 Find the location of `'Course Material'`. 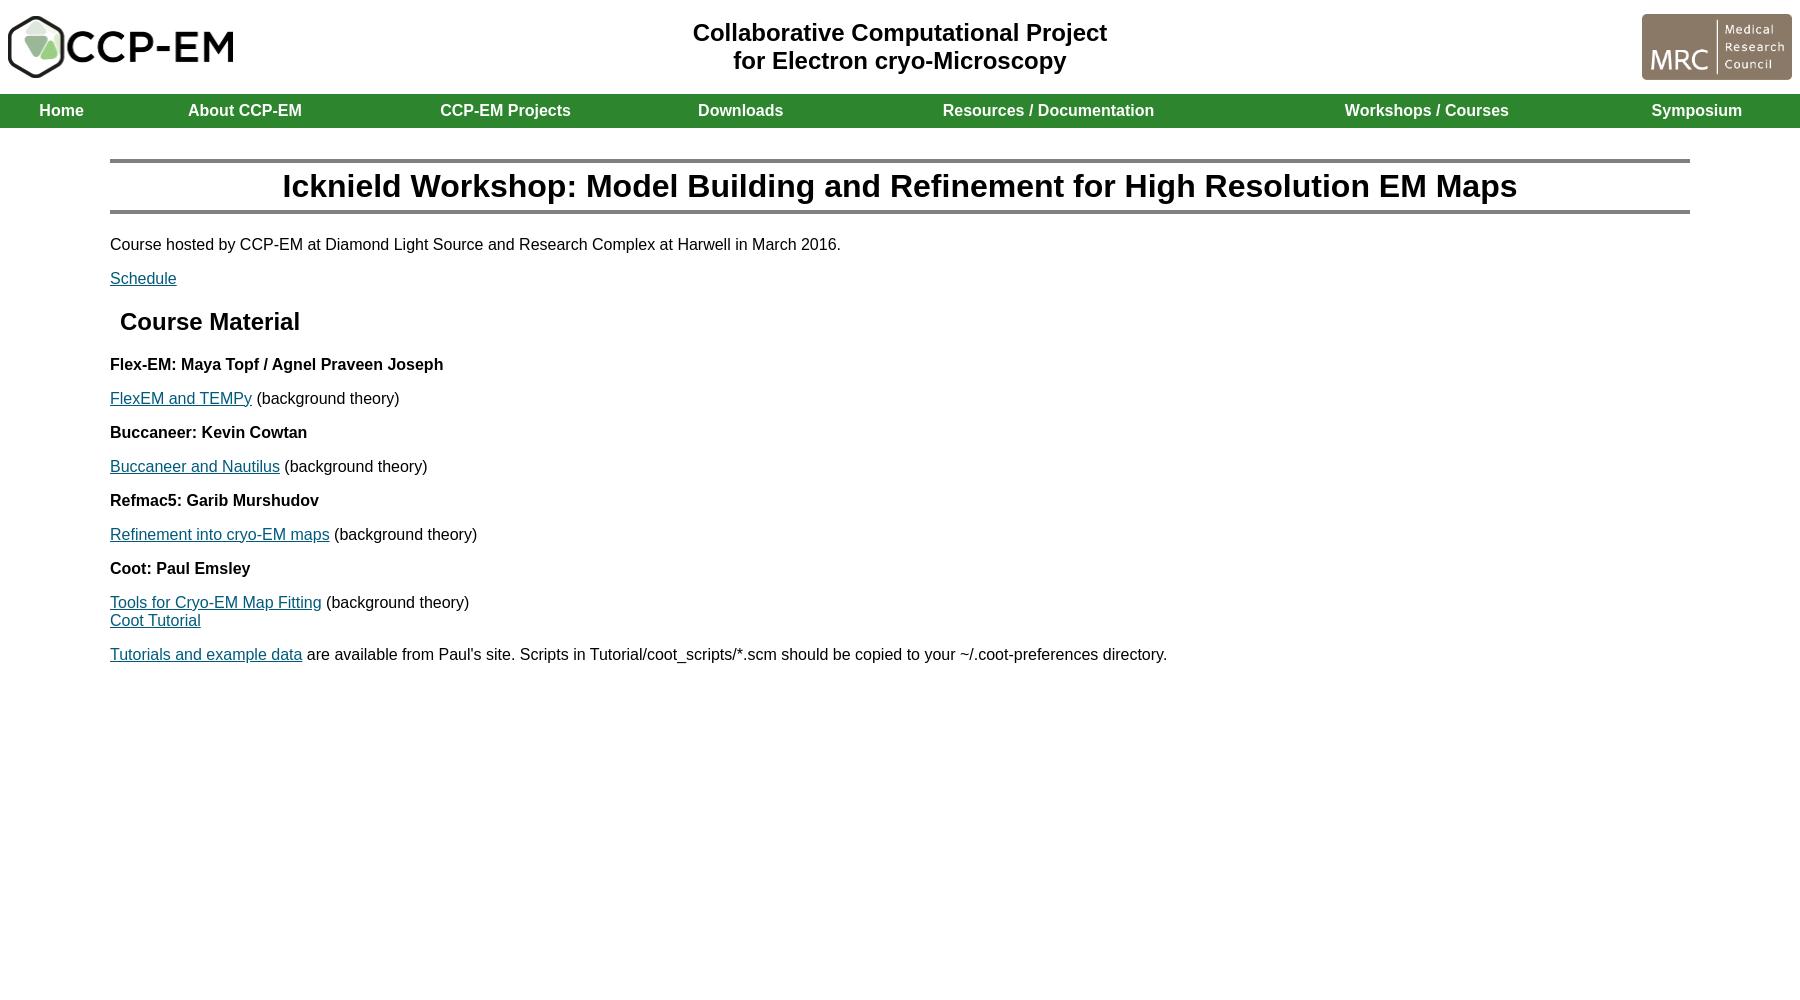

'Course Material' is located at coordinates (210, 319).